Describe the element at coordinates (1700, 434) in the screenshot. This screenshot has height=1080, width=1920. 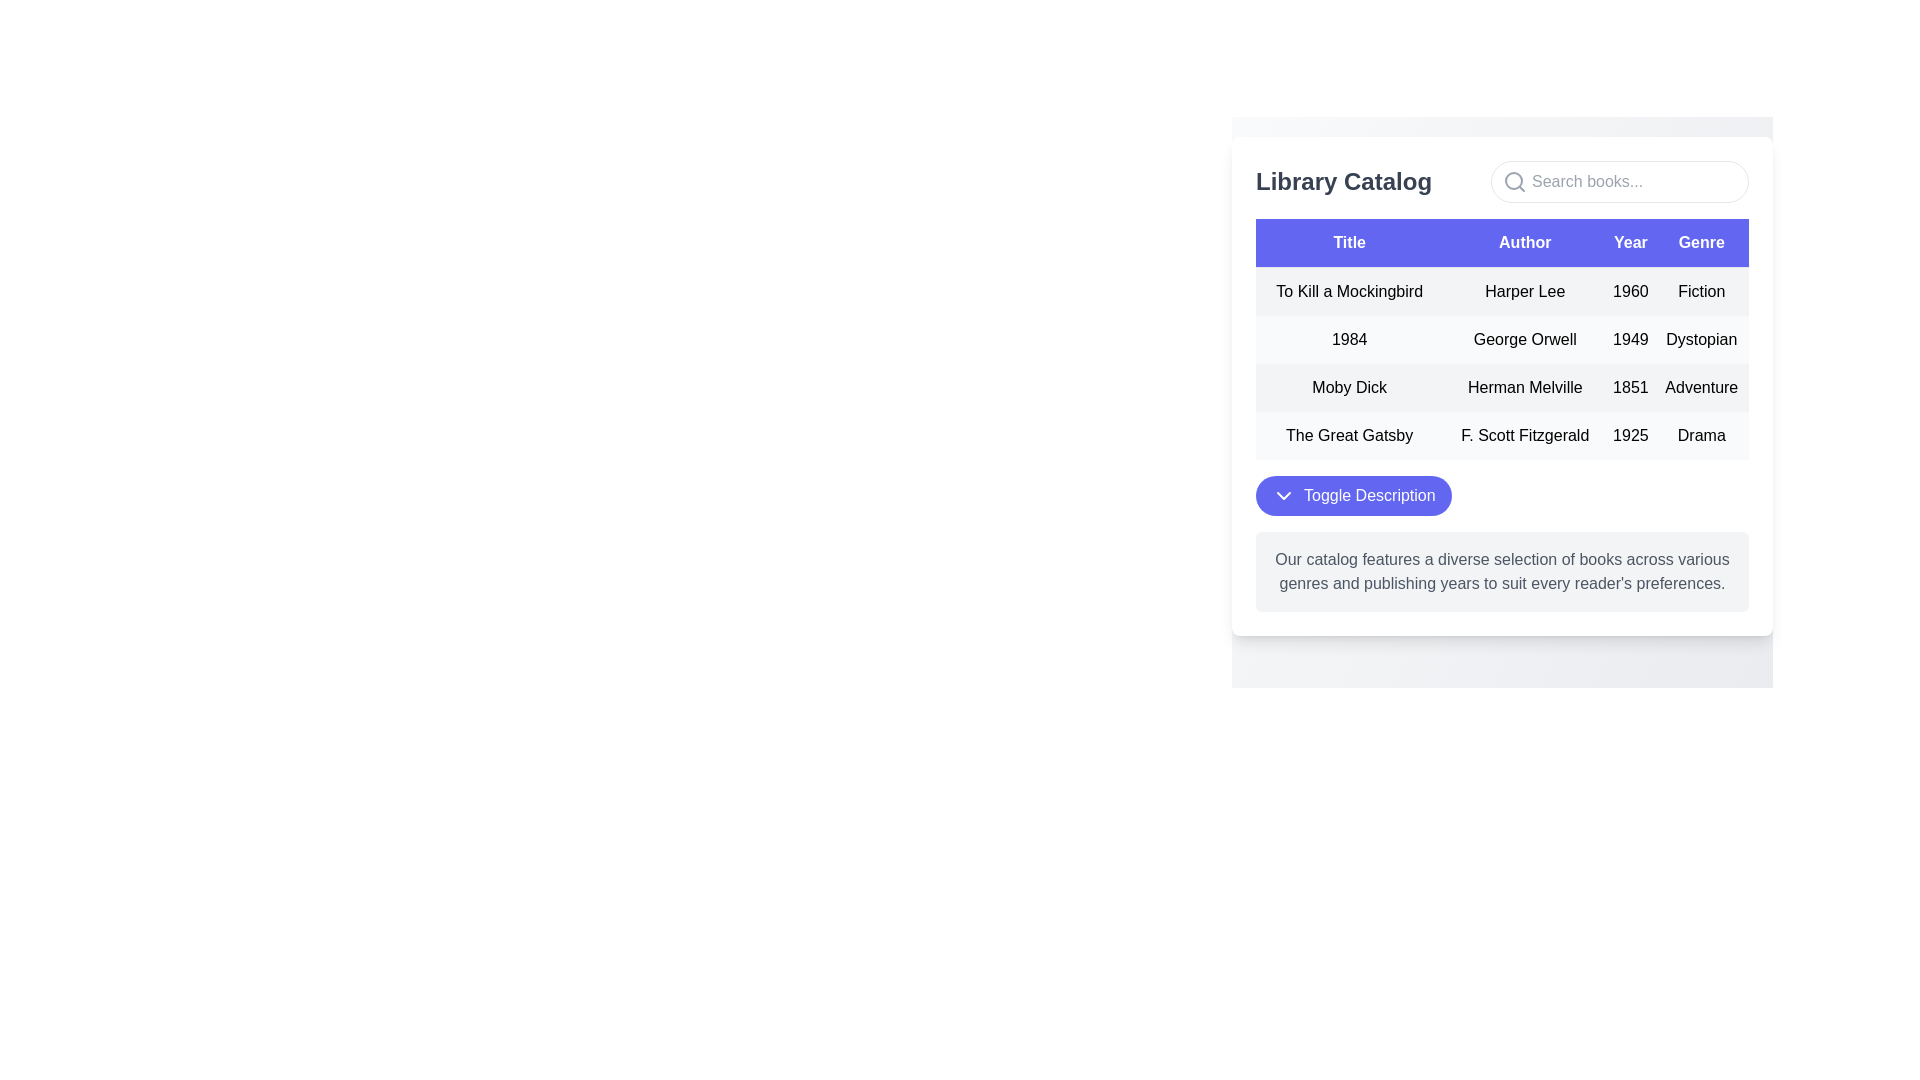
I see `the 'Drama' text label in the fourth row of the table, which is aligned with 'The Great Gatsby', 'F. Scott Fitzgerald', and '1925'` at that location.